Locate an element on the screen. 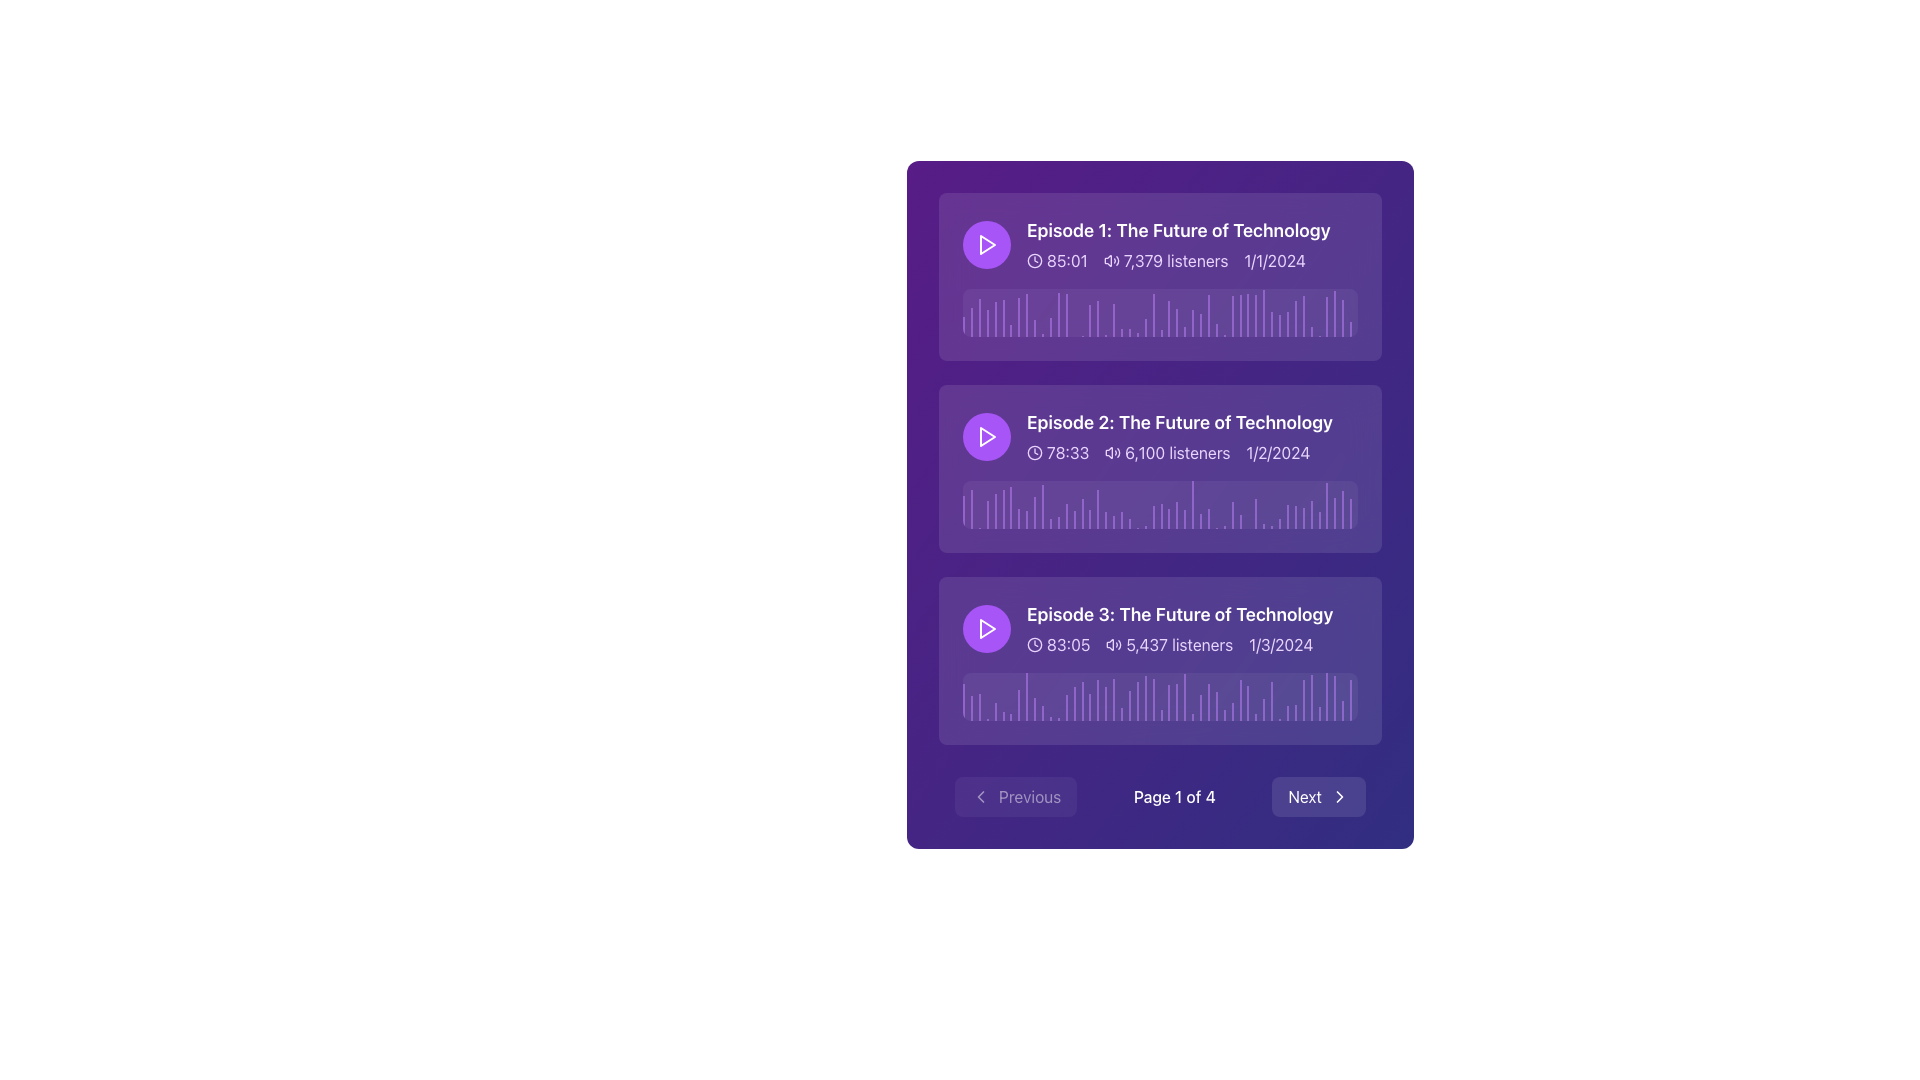 This screenshot has width=1920, height=1080. the 28th vertical Waveform segment bar, which is a purple translucent line within the audio waveform in the second card of the list is located at coordinates (1177, 514).